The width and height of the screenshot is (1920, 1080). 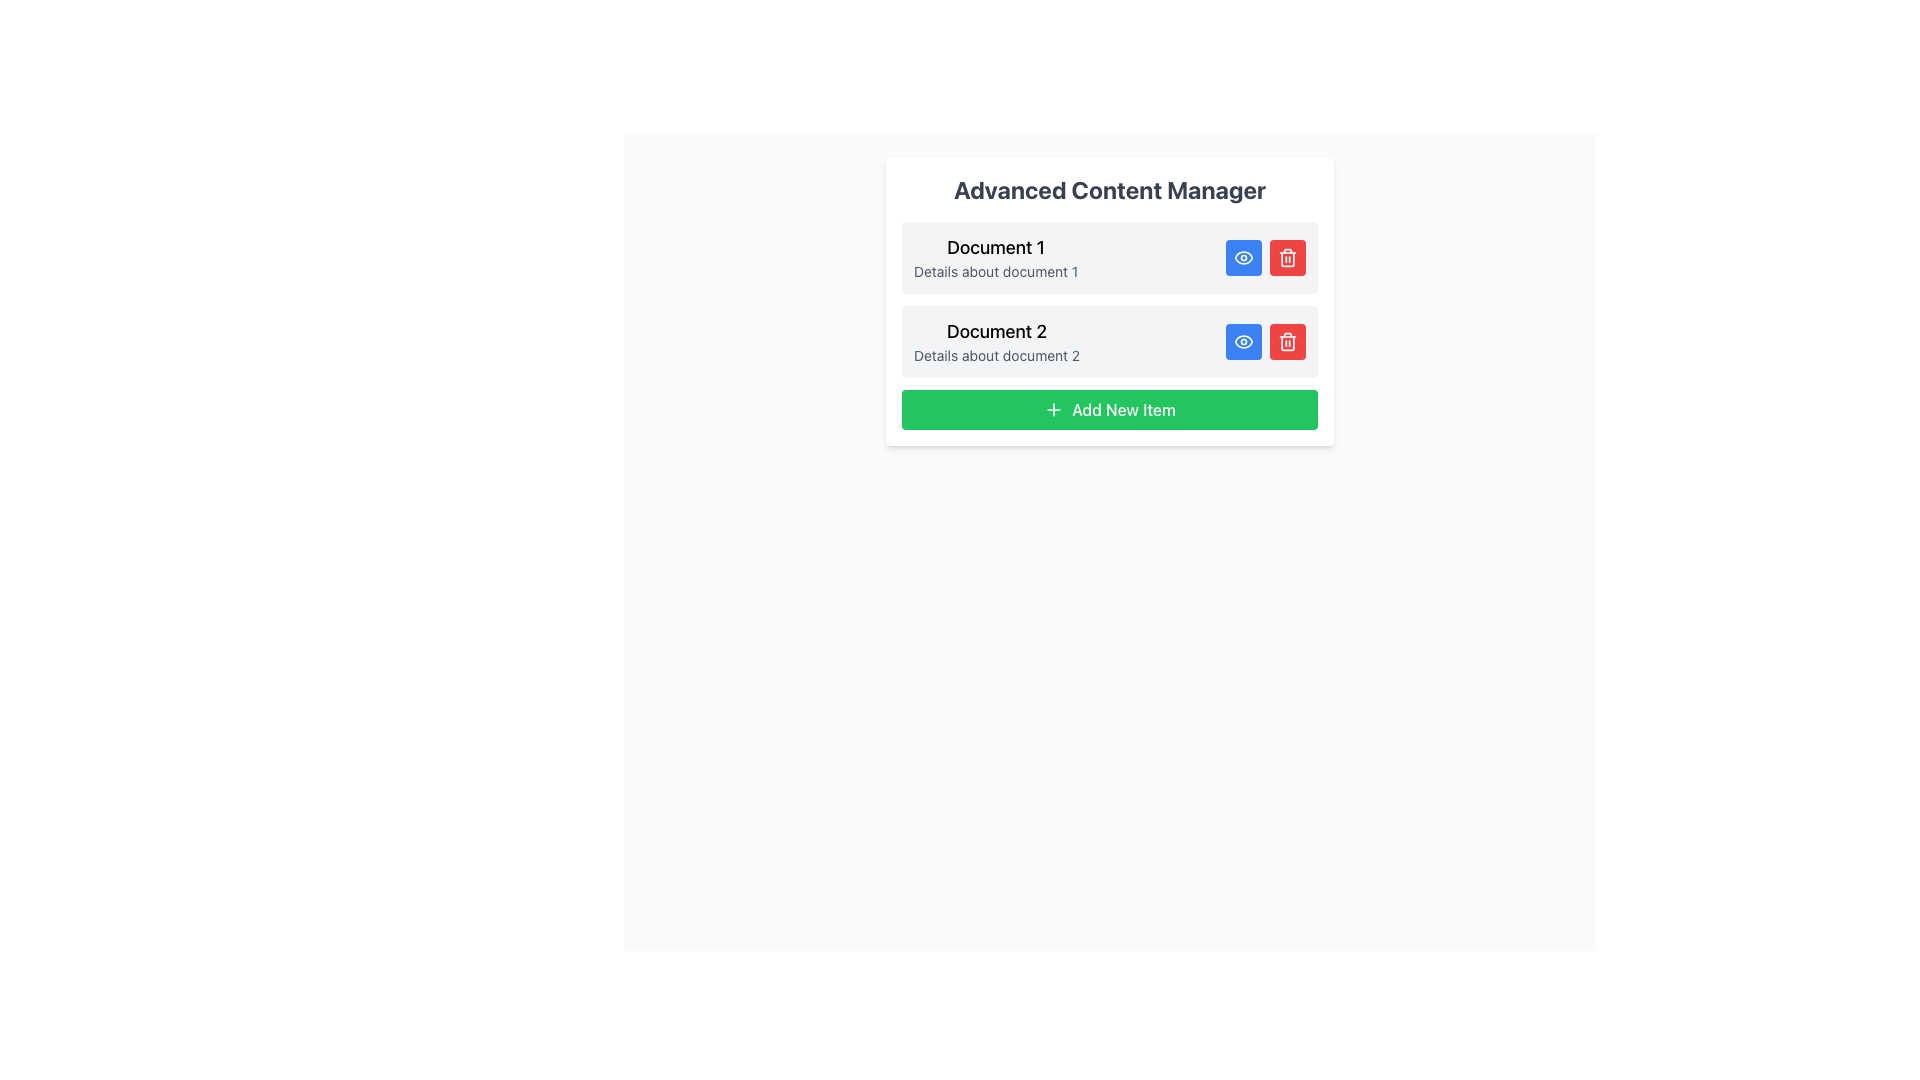 What do you see at coordinates (1287, 342) in the screenshot?
I see `the trash icon for 'Document 2' in the Advanced Content Manager UI` at bounding box center [1287, 342].